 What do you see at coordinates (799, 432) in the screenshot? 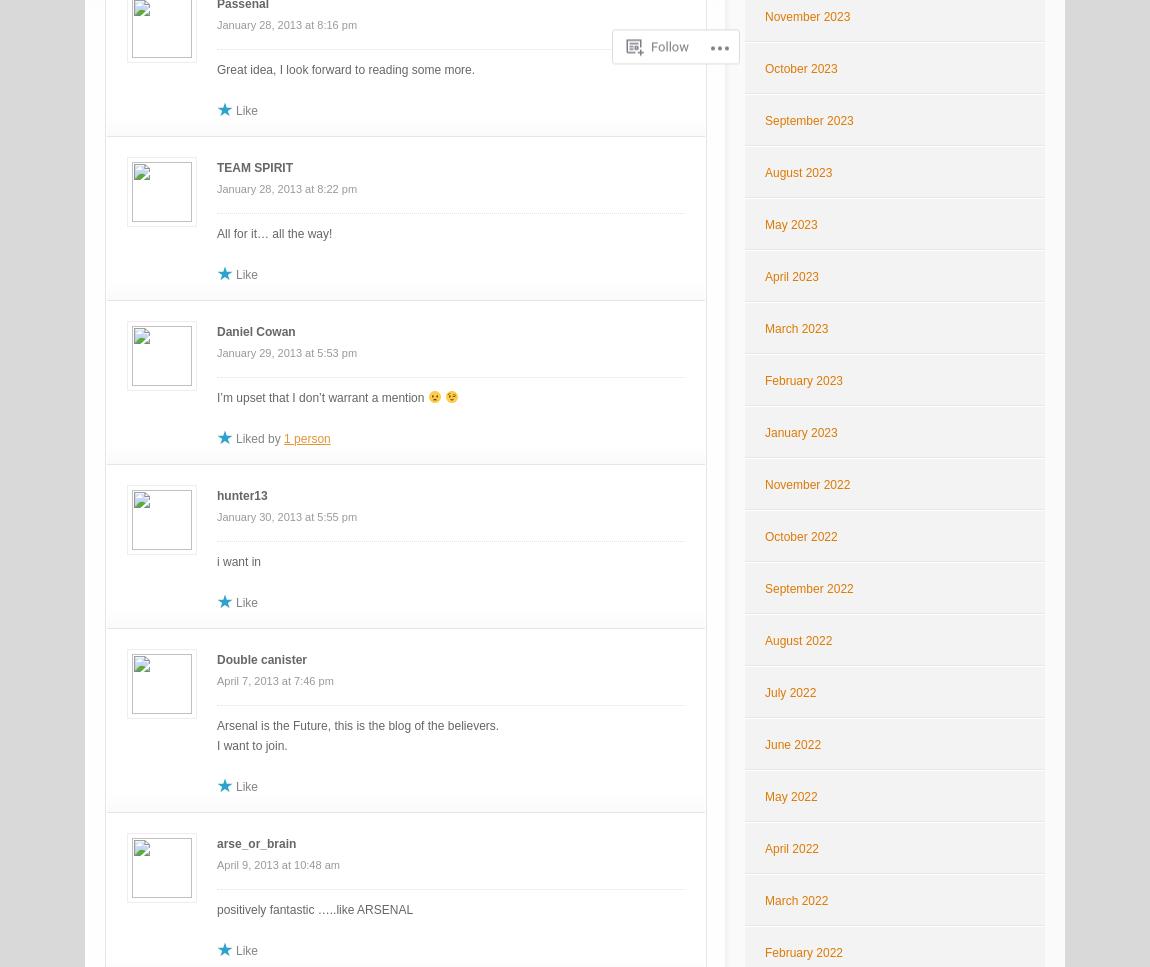
I see `'January 2023'` at bounding box center [799, 432].